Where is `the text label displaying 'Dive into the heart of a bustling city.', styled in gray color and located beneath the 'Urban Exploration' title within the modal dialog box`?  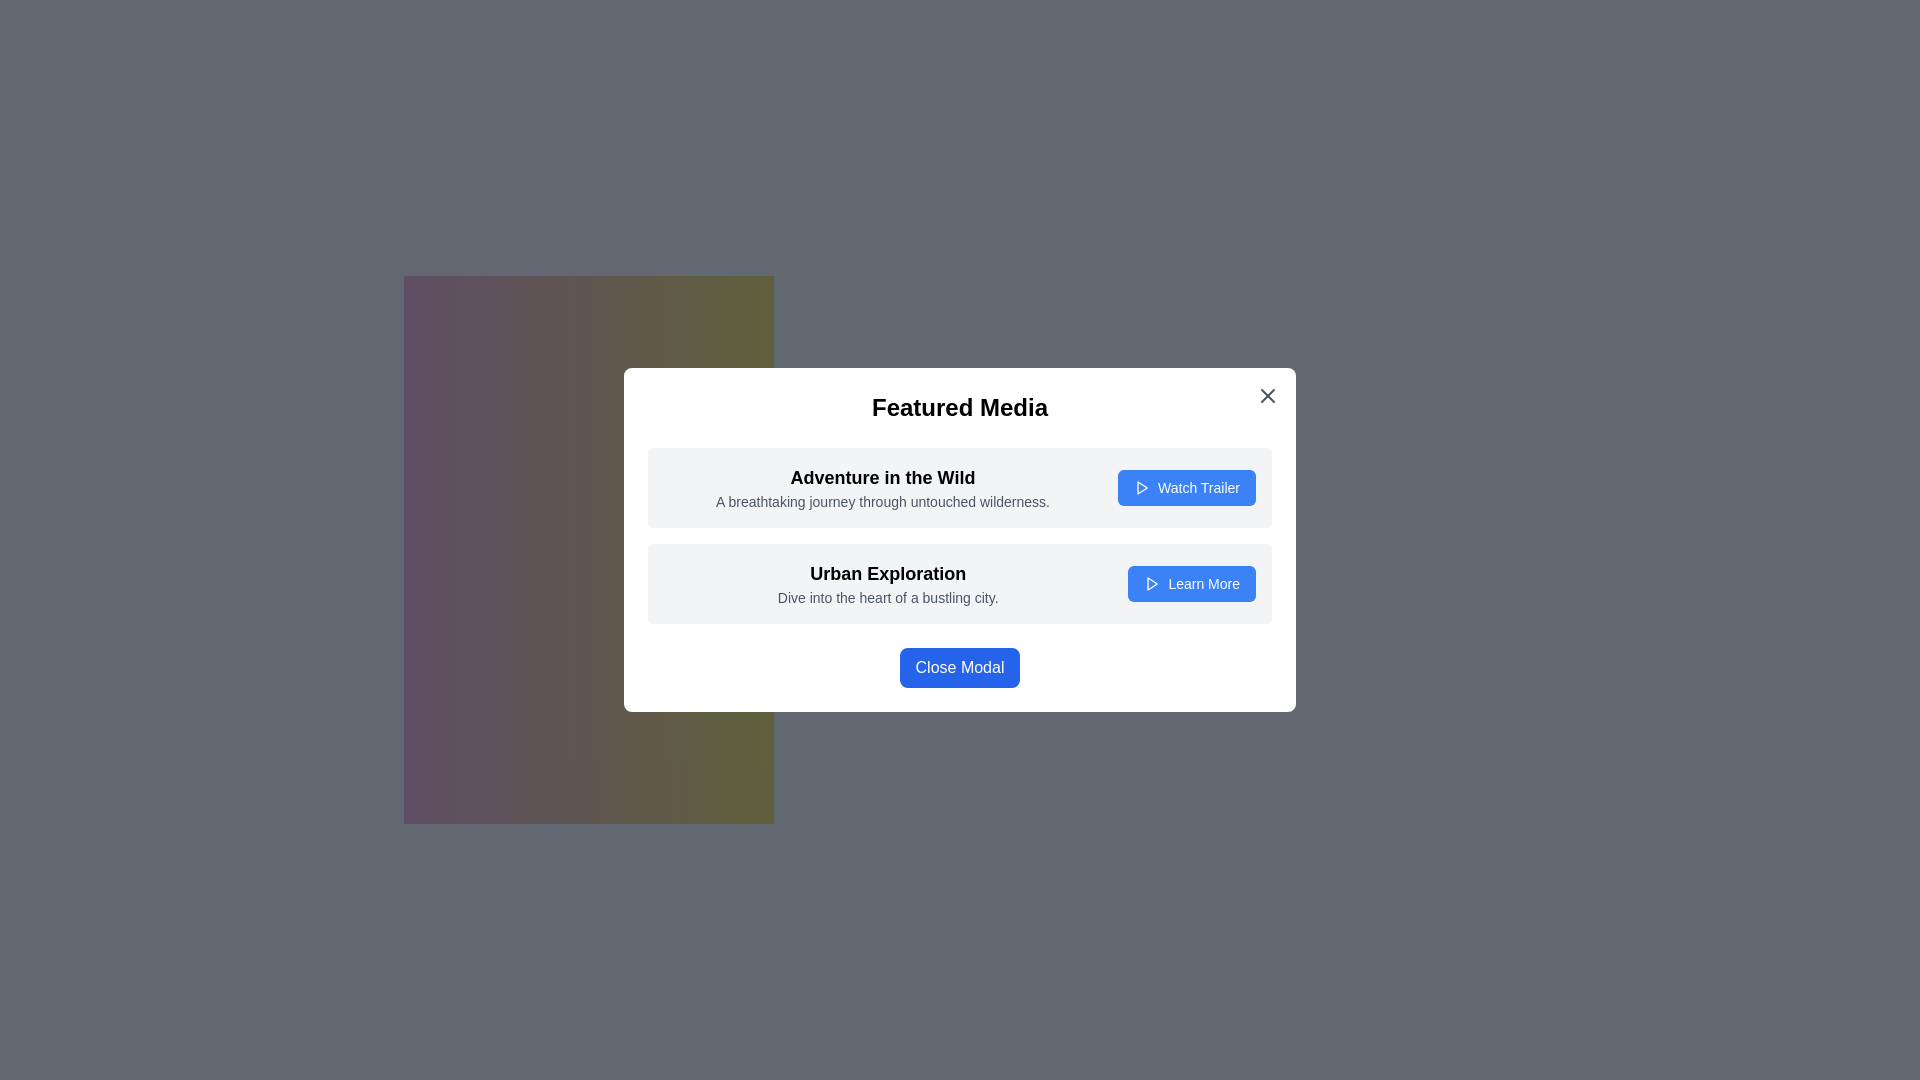
the text label displaying 'Dive into the heart of a bustling city.', styled in gray color and located beneath the 'Urban Exploration' title within the modal dialog box is located at coordinates (887, 596).